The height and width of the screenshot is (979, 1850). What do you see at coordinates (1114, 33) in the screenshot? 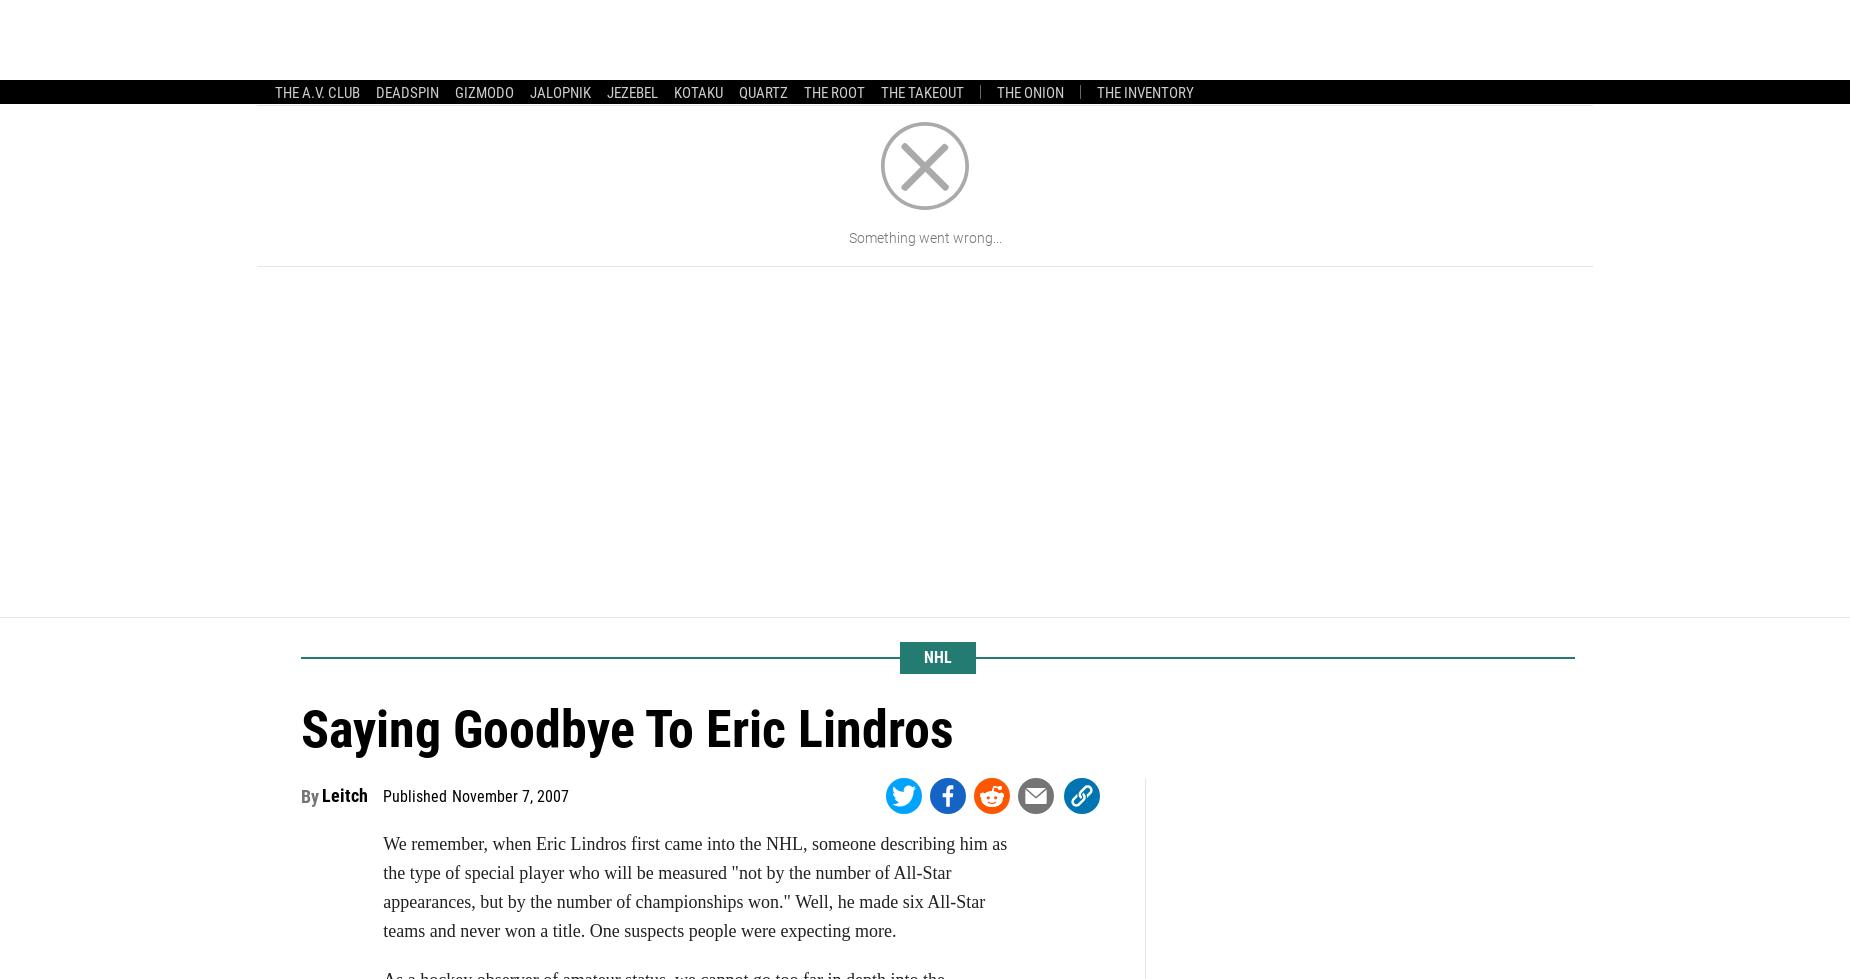
I see `'Golf'` at bounding box center [1114, 33].